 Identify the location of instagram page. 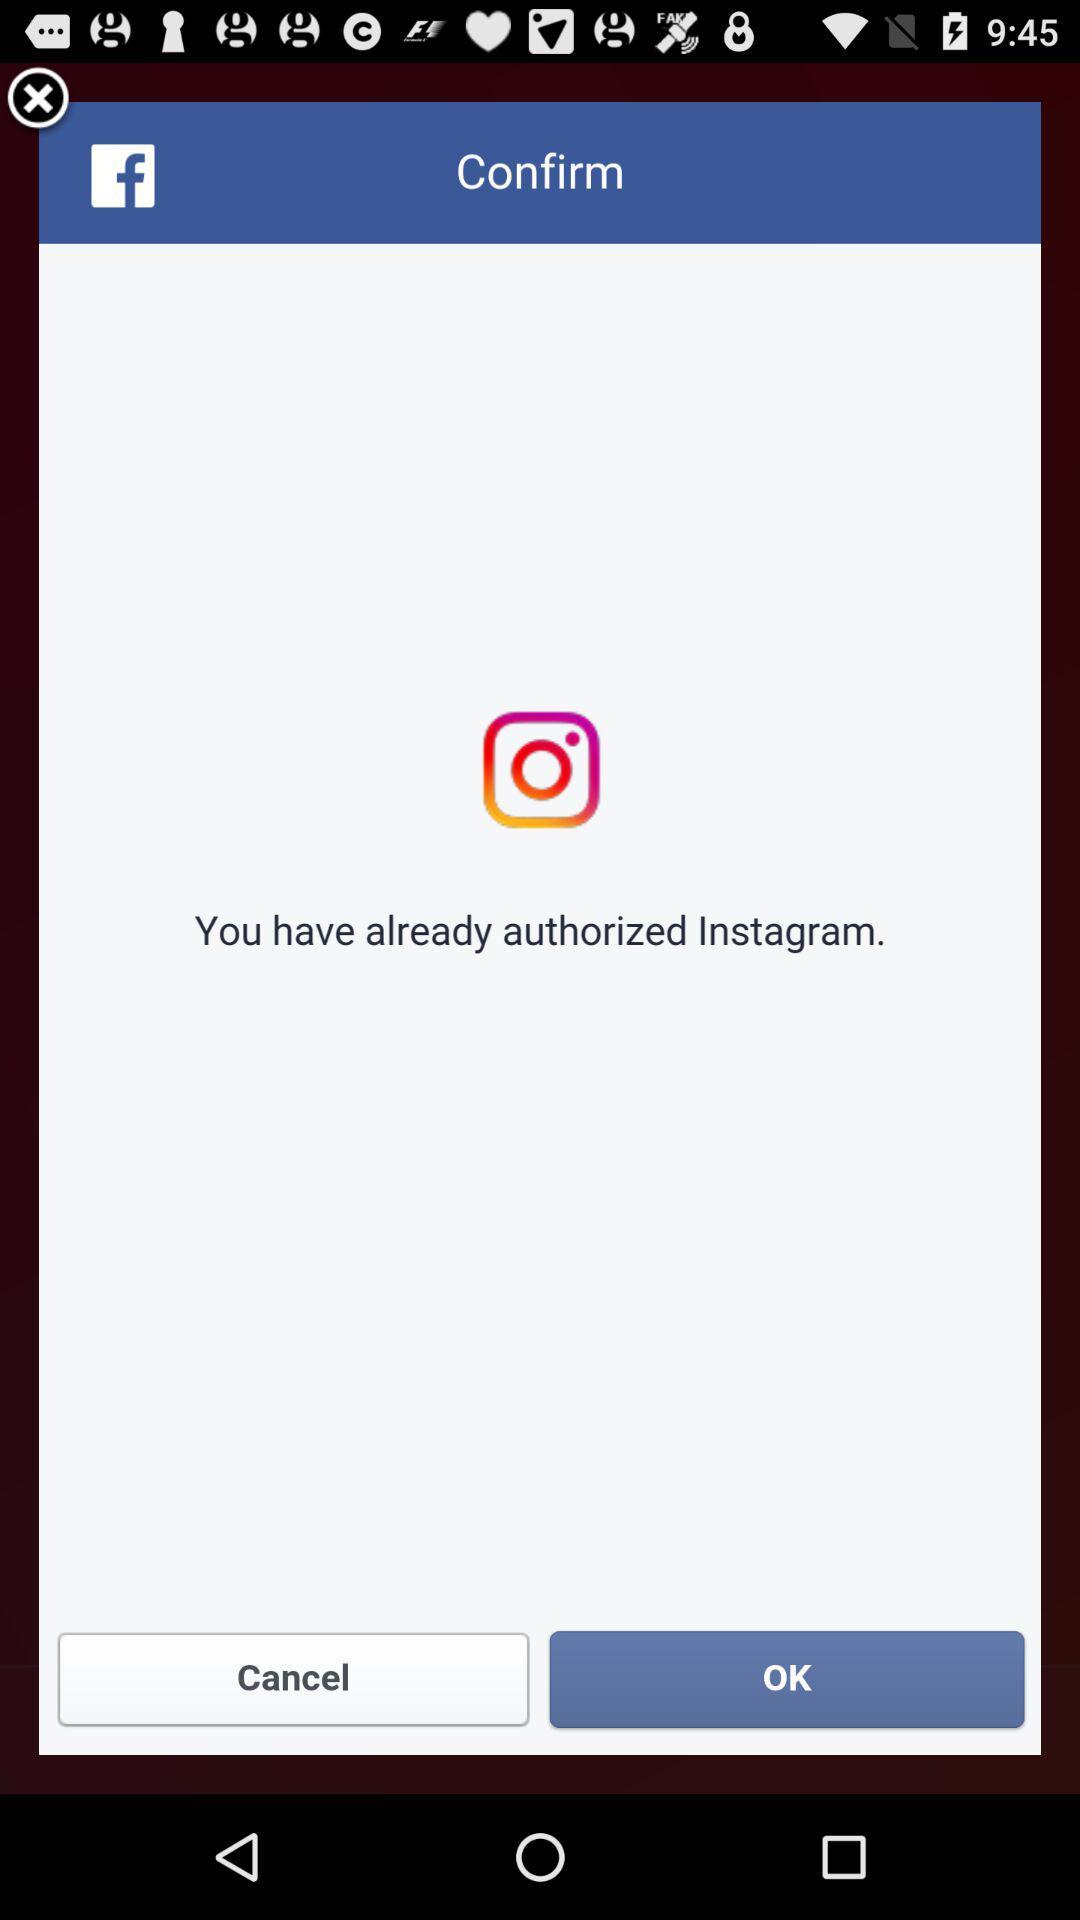
(540, 927).